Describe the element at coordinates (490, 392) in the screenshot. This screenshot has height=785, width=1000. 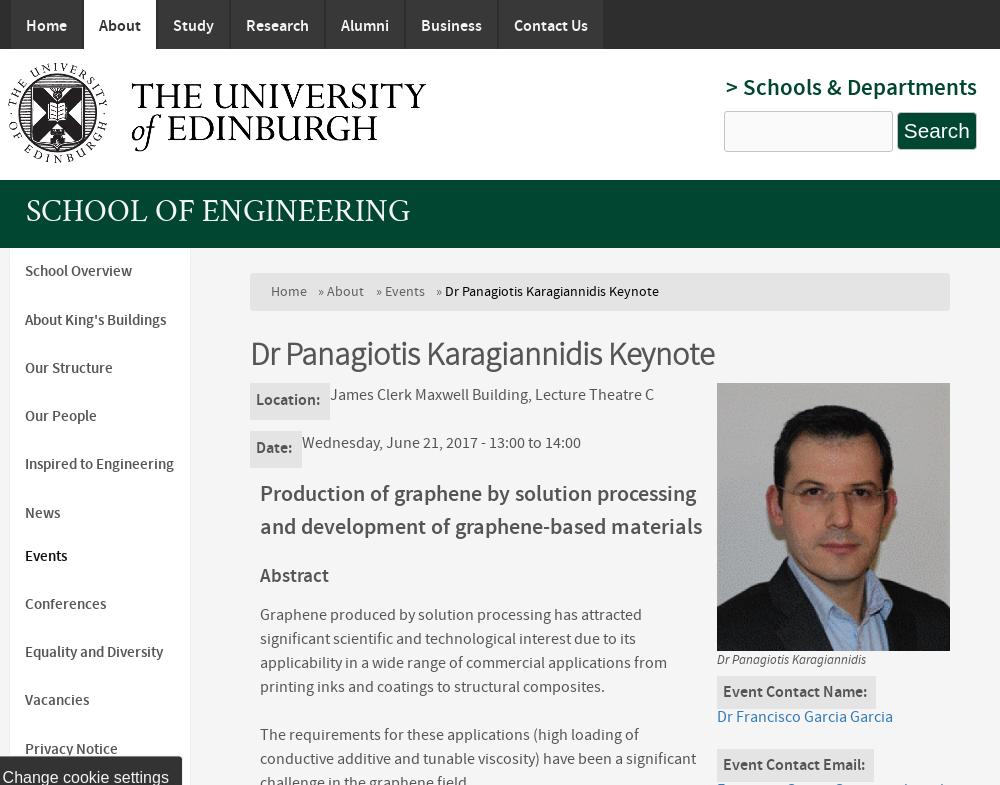
I see `'James Clerk Maxwell Building, Lecture Theatre C'` at that location.